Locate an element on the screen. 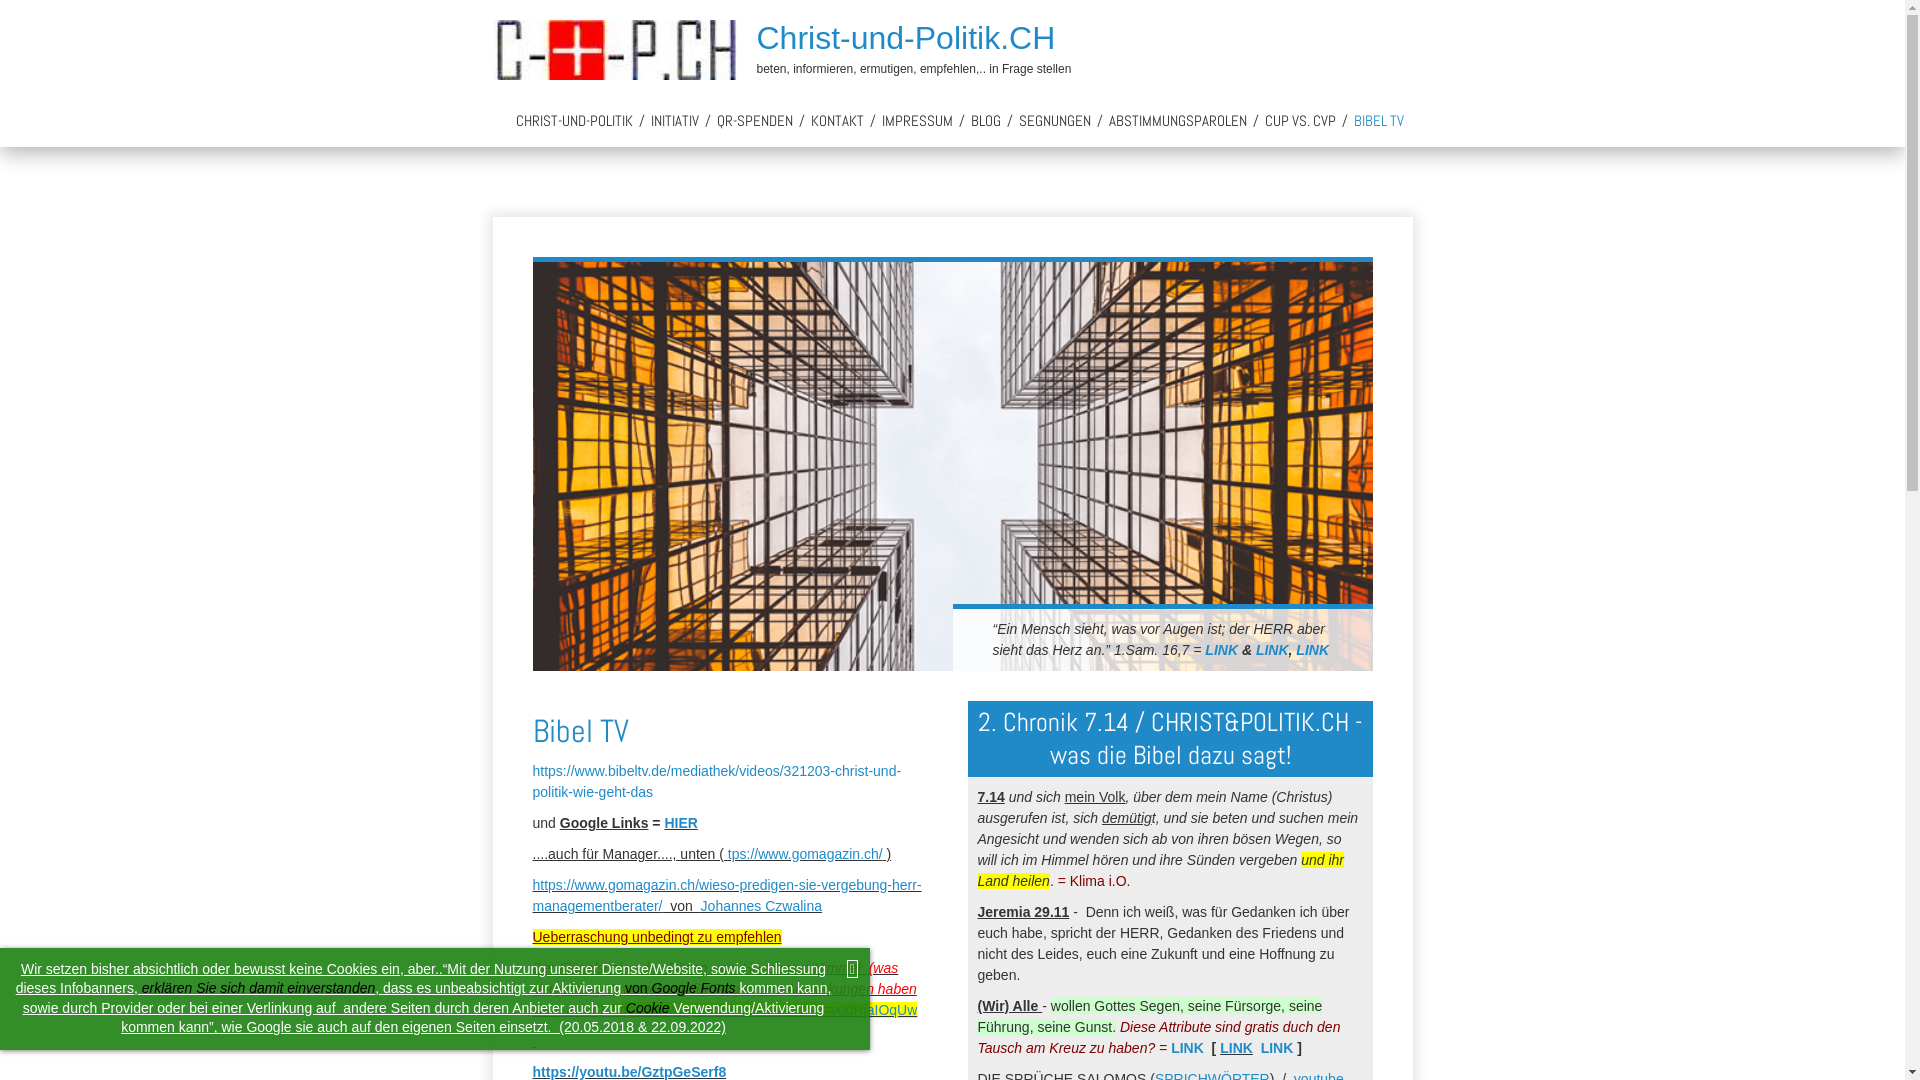  'QR-SPENDEN' is located at coordinates (753, 120).